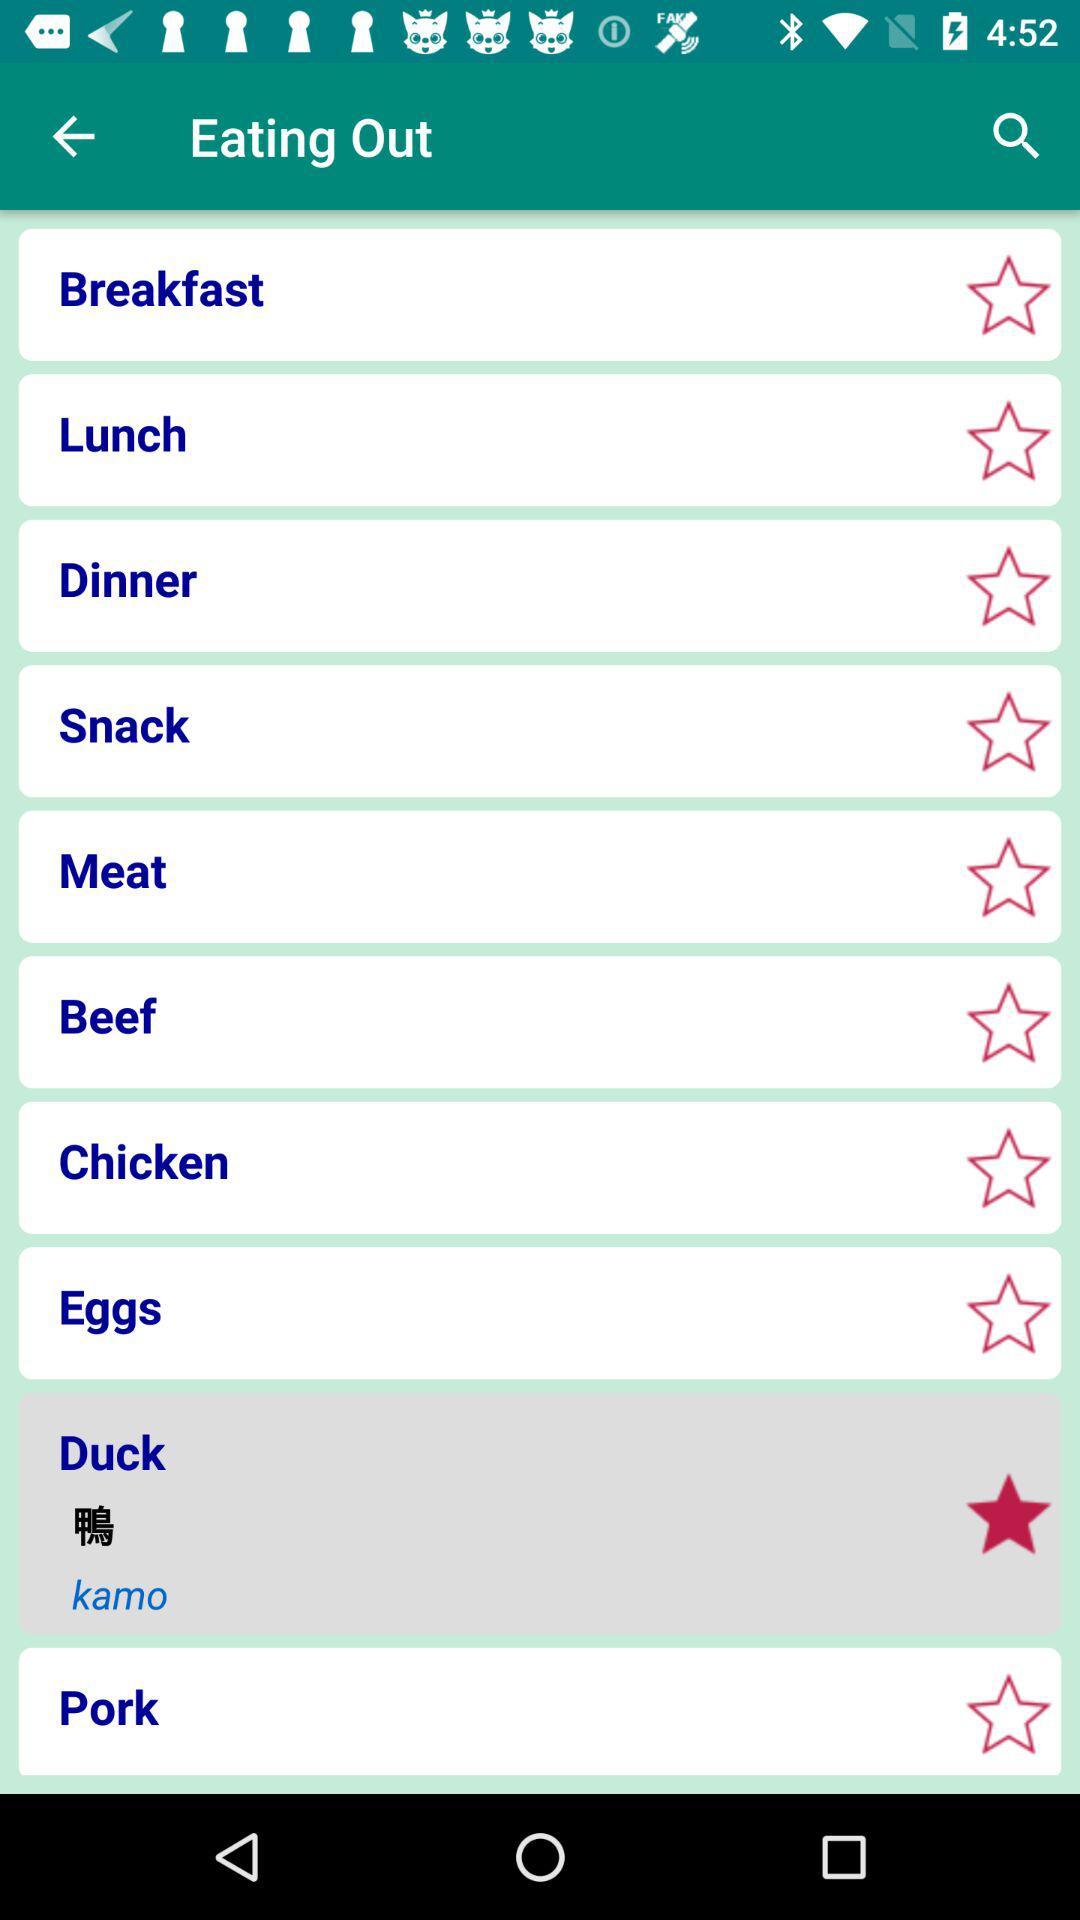  I want to click on this is a favorite button, so click(1008, 1712).